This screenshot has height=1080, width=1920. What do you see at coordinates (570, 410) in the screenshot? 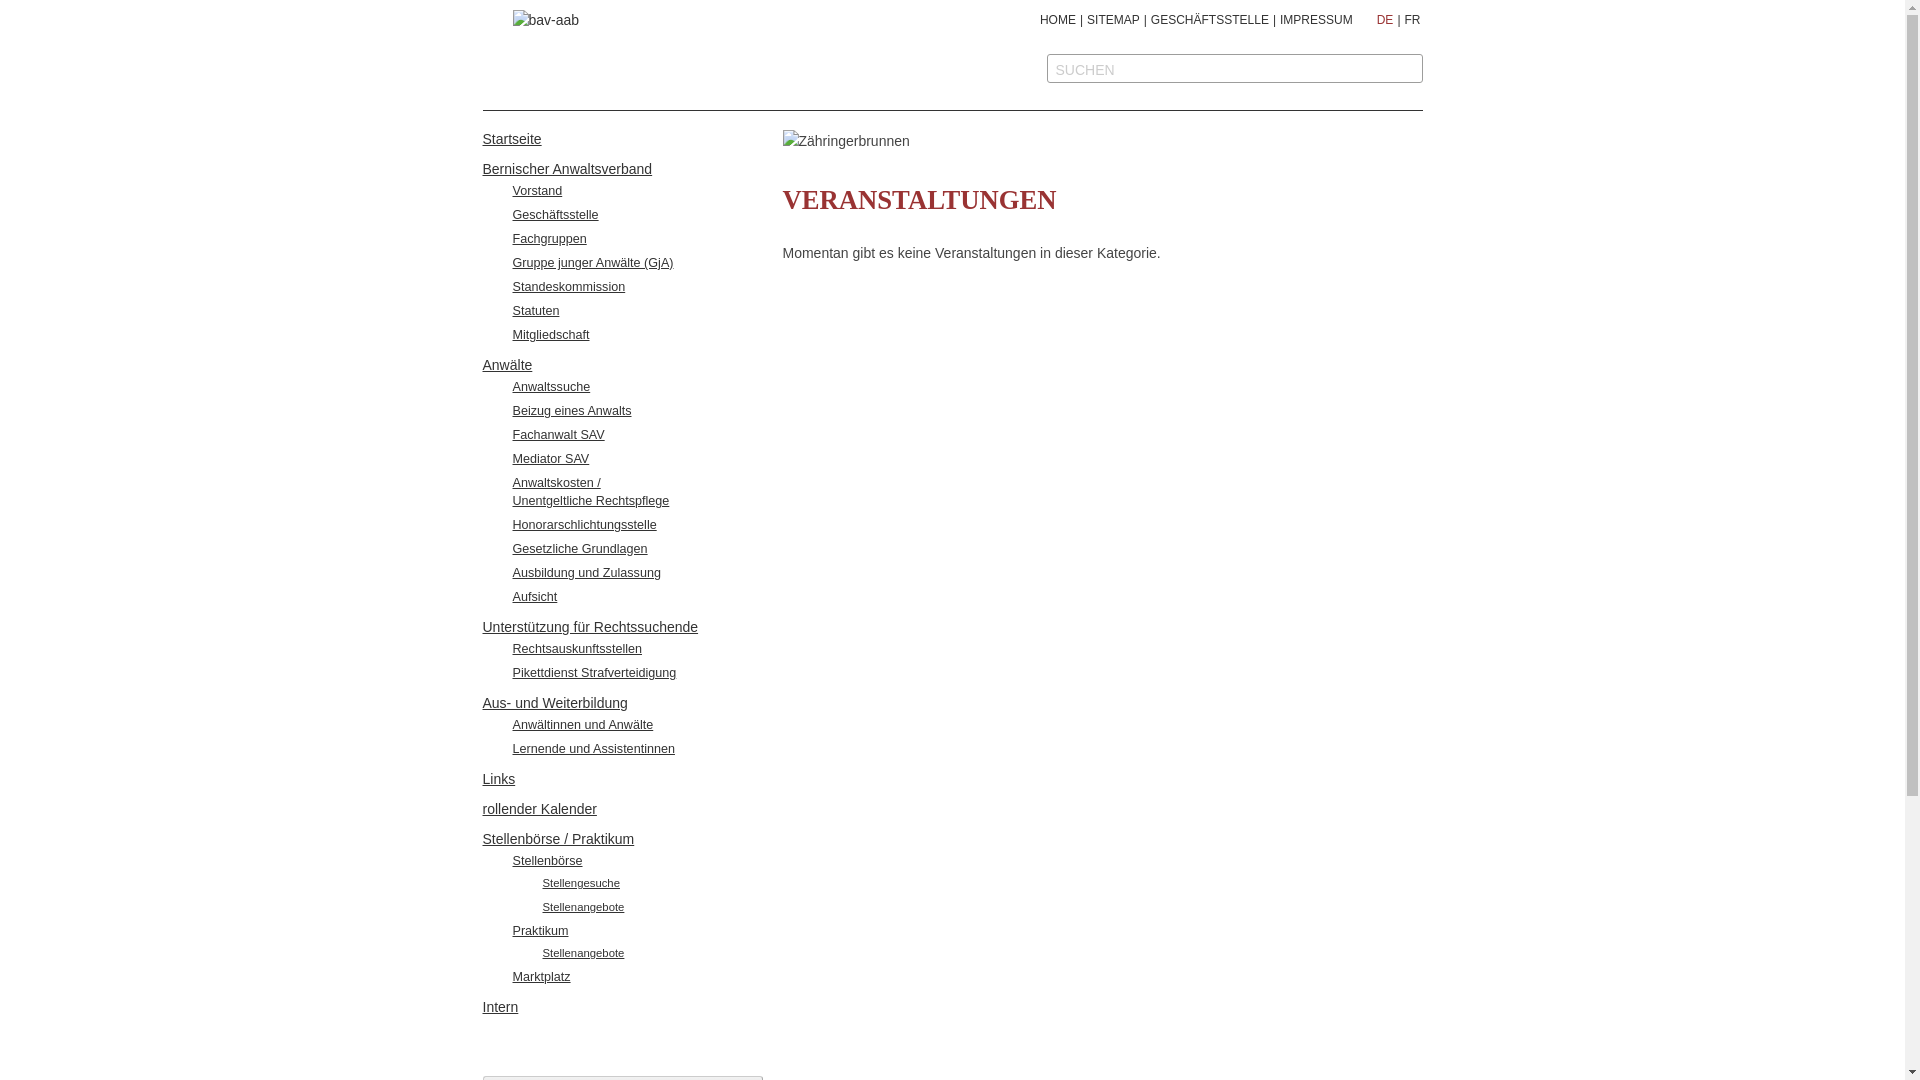
I see `'Beizug eines Anwalts'` at bounding box center [570, 410].